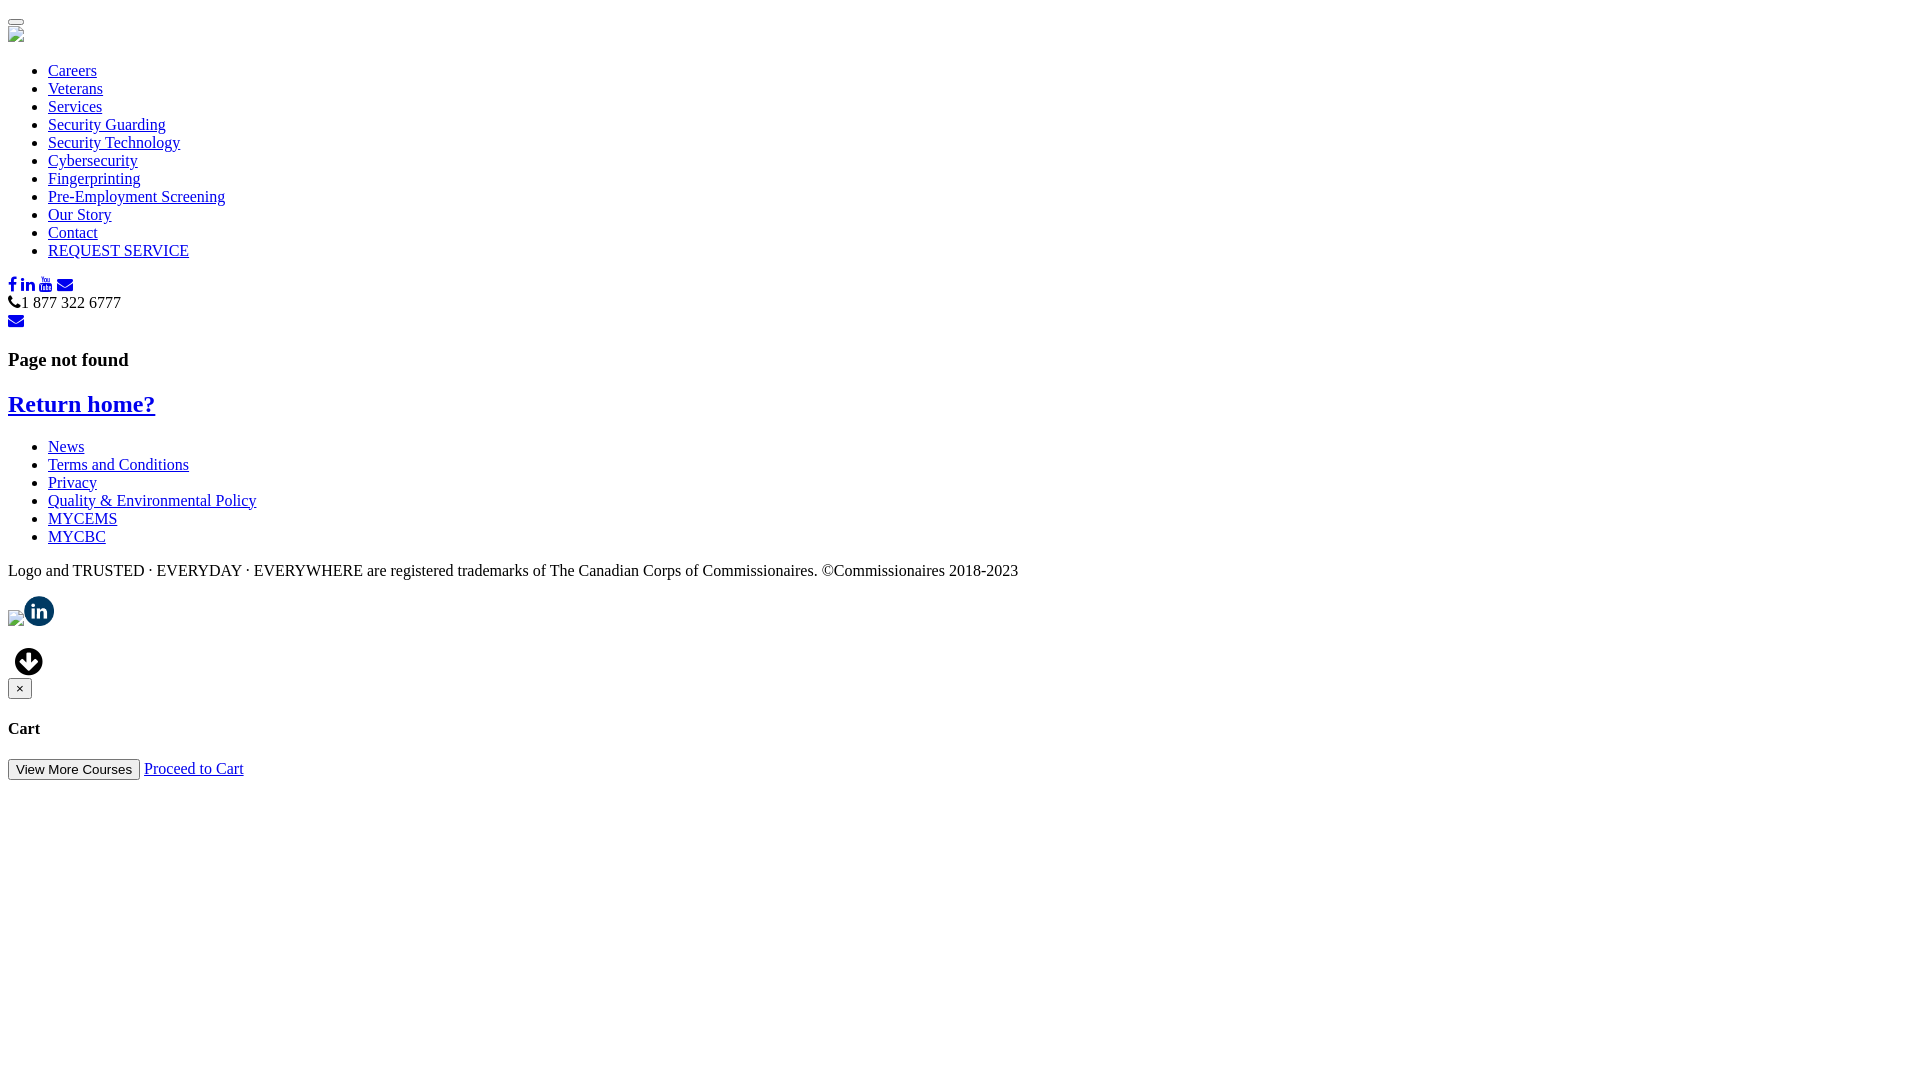 The height and width of the screenshot is (1080, 1920). Describe the element at coordinates (15, 22) in the screenshot. I see `'Toggle navigation'` at that location.